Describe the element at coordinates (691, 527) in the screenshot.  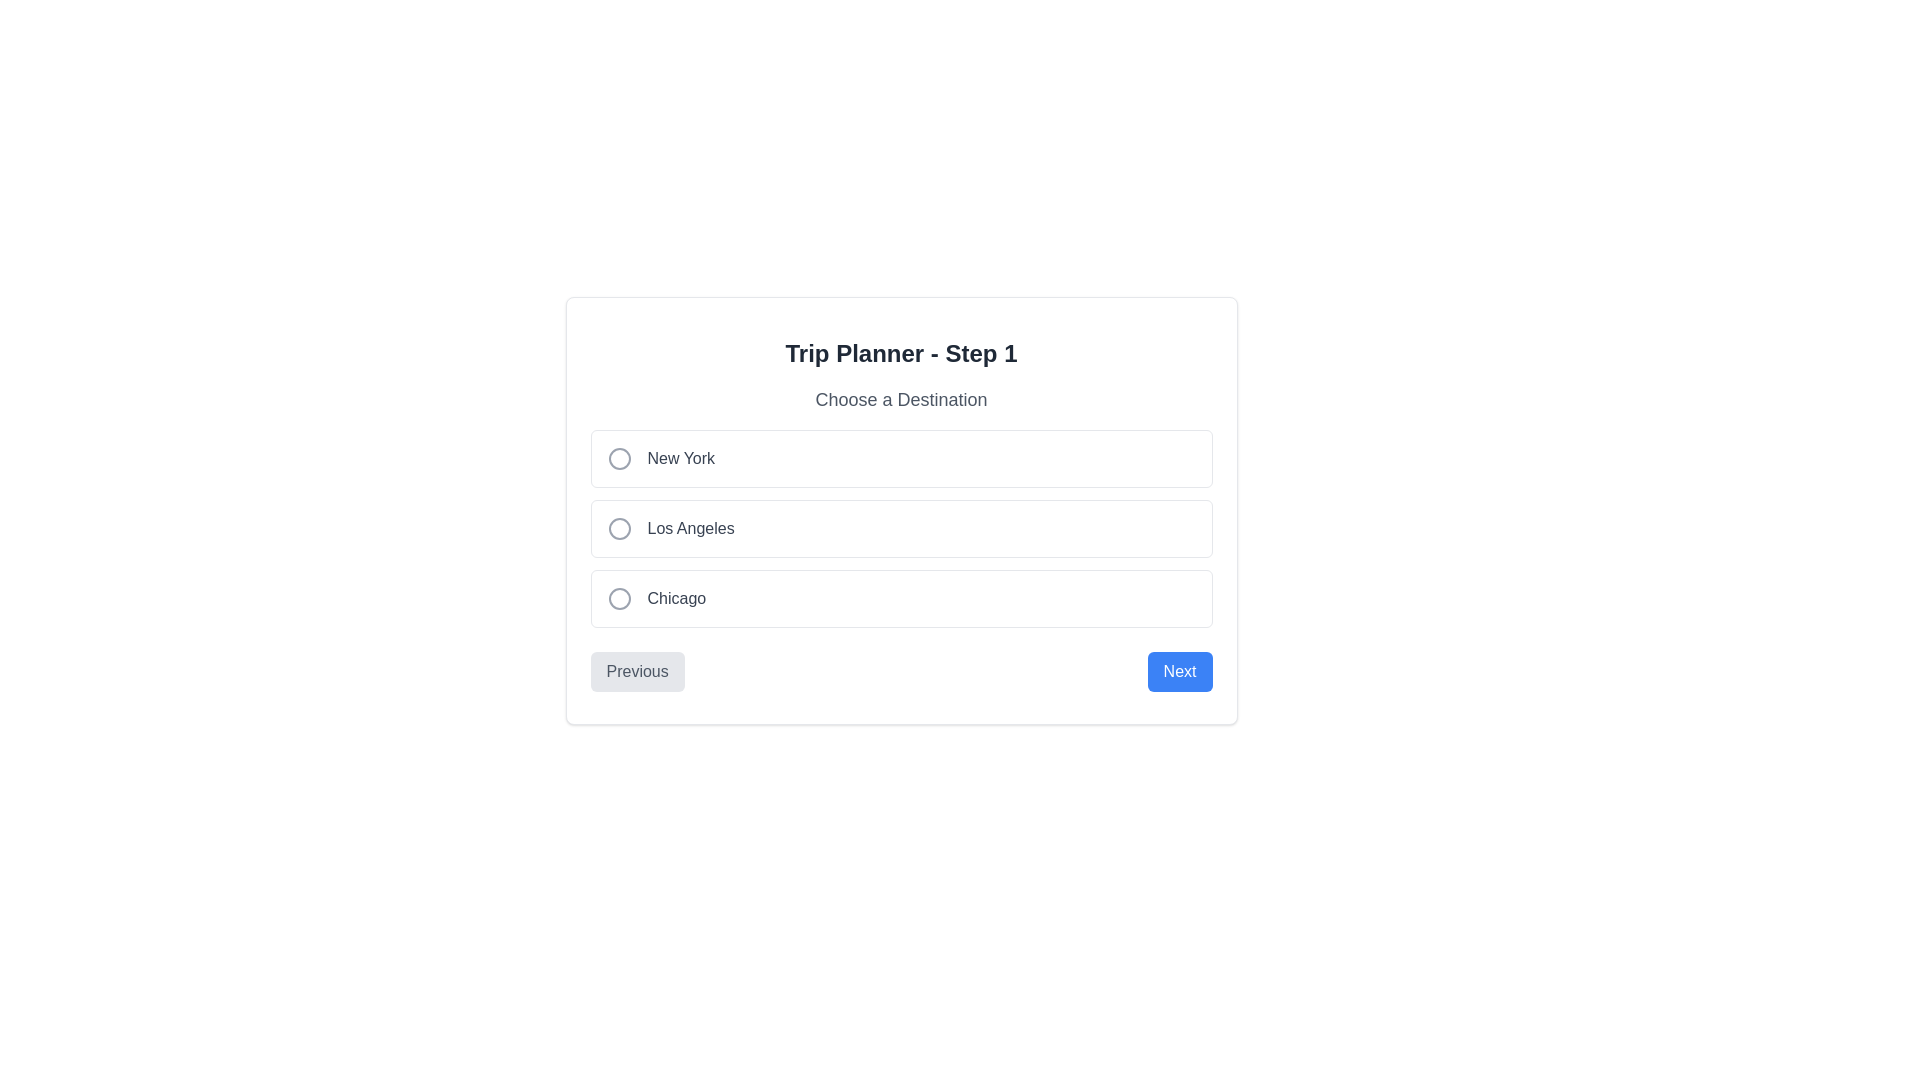
I see `the radio button associated with the 'Los Angeles' text label` at that location.